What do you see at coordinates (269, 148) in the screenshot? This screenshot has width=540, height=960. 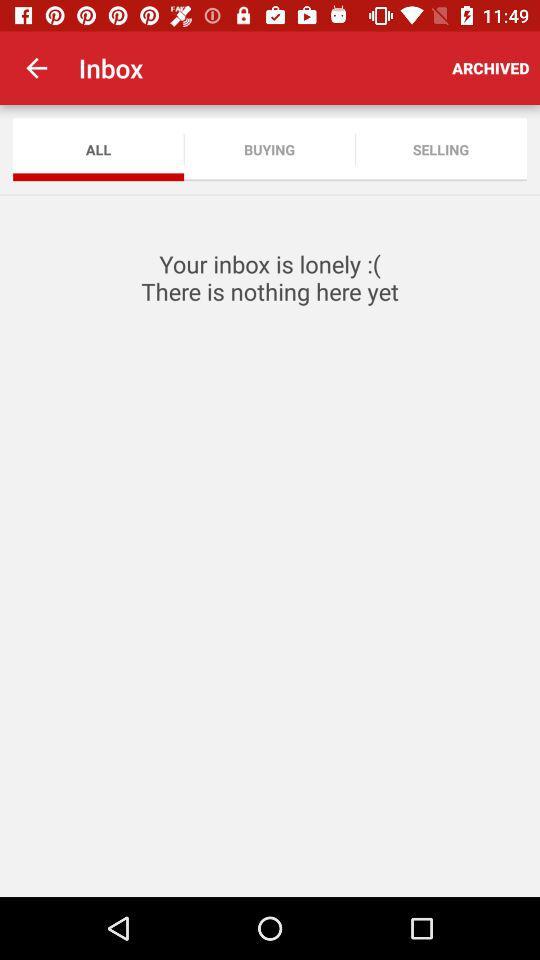 I see `app to the right of the all app` at bounding box center [269, 148].